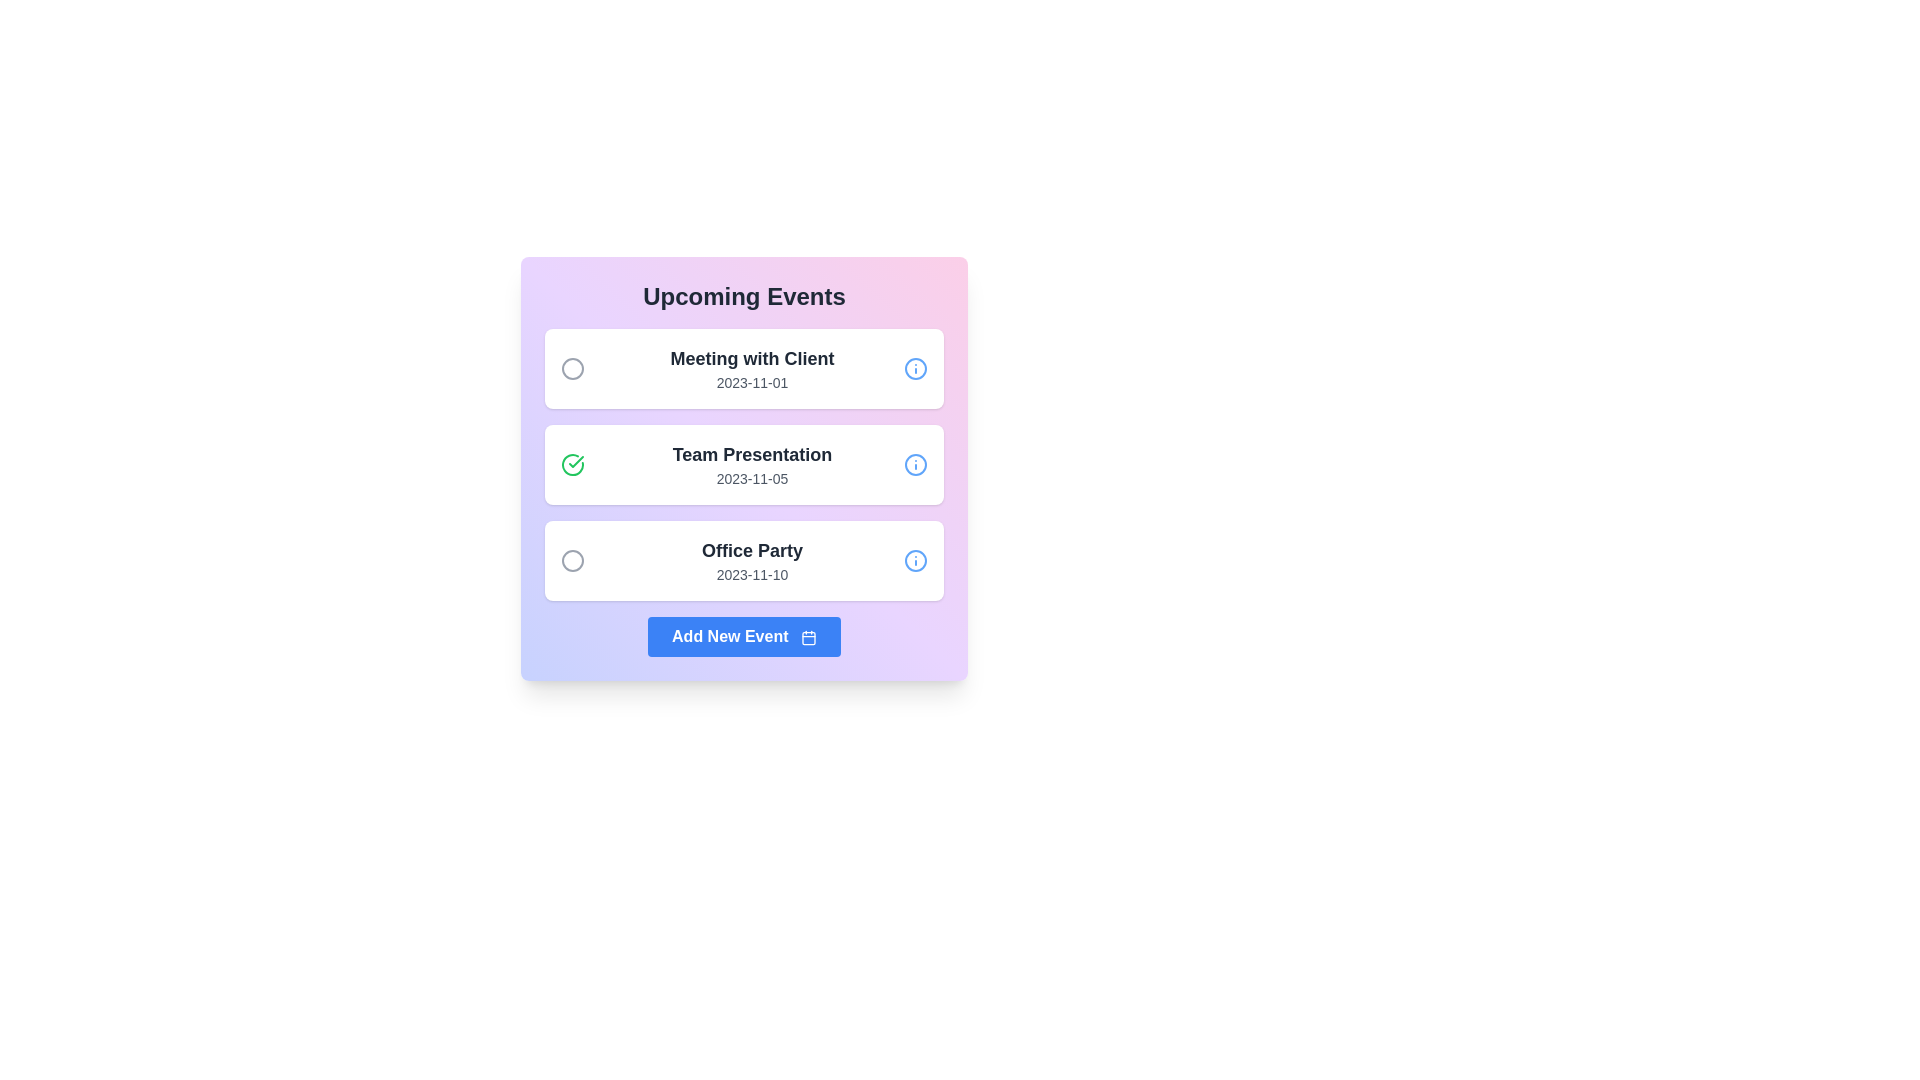  What do you see at coordinates (575, 462) in the screenshot?
I see `the lower segment of the circular checkmark icon indicating the completion of the 'Team Presentation' event in the 'Upcoming Events' panel` at bounding box center [575, 462].